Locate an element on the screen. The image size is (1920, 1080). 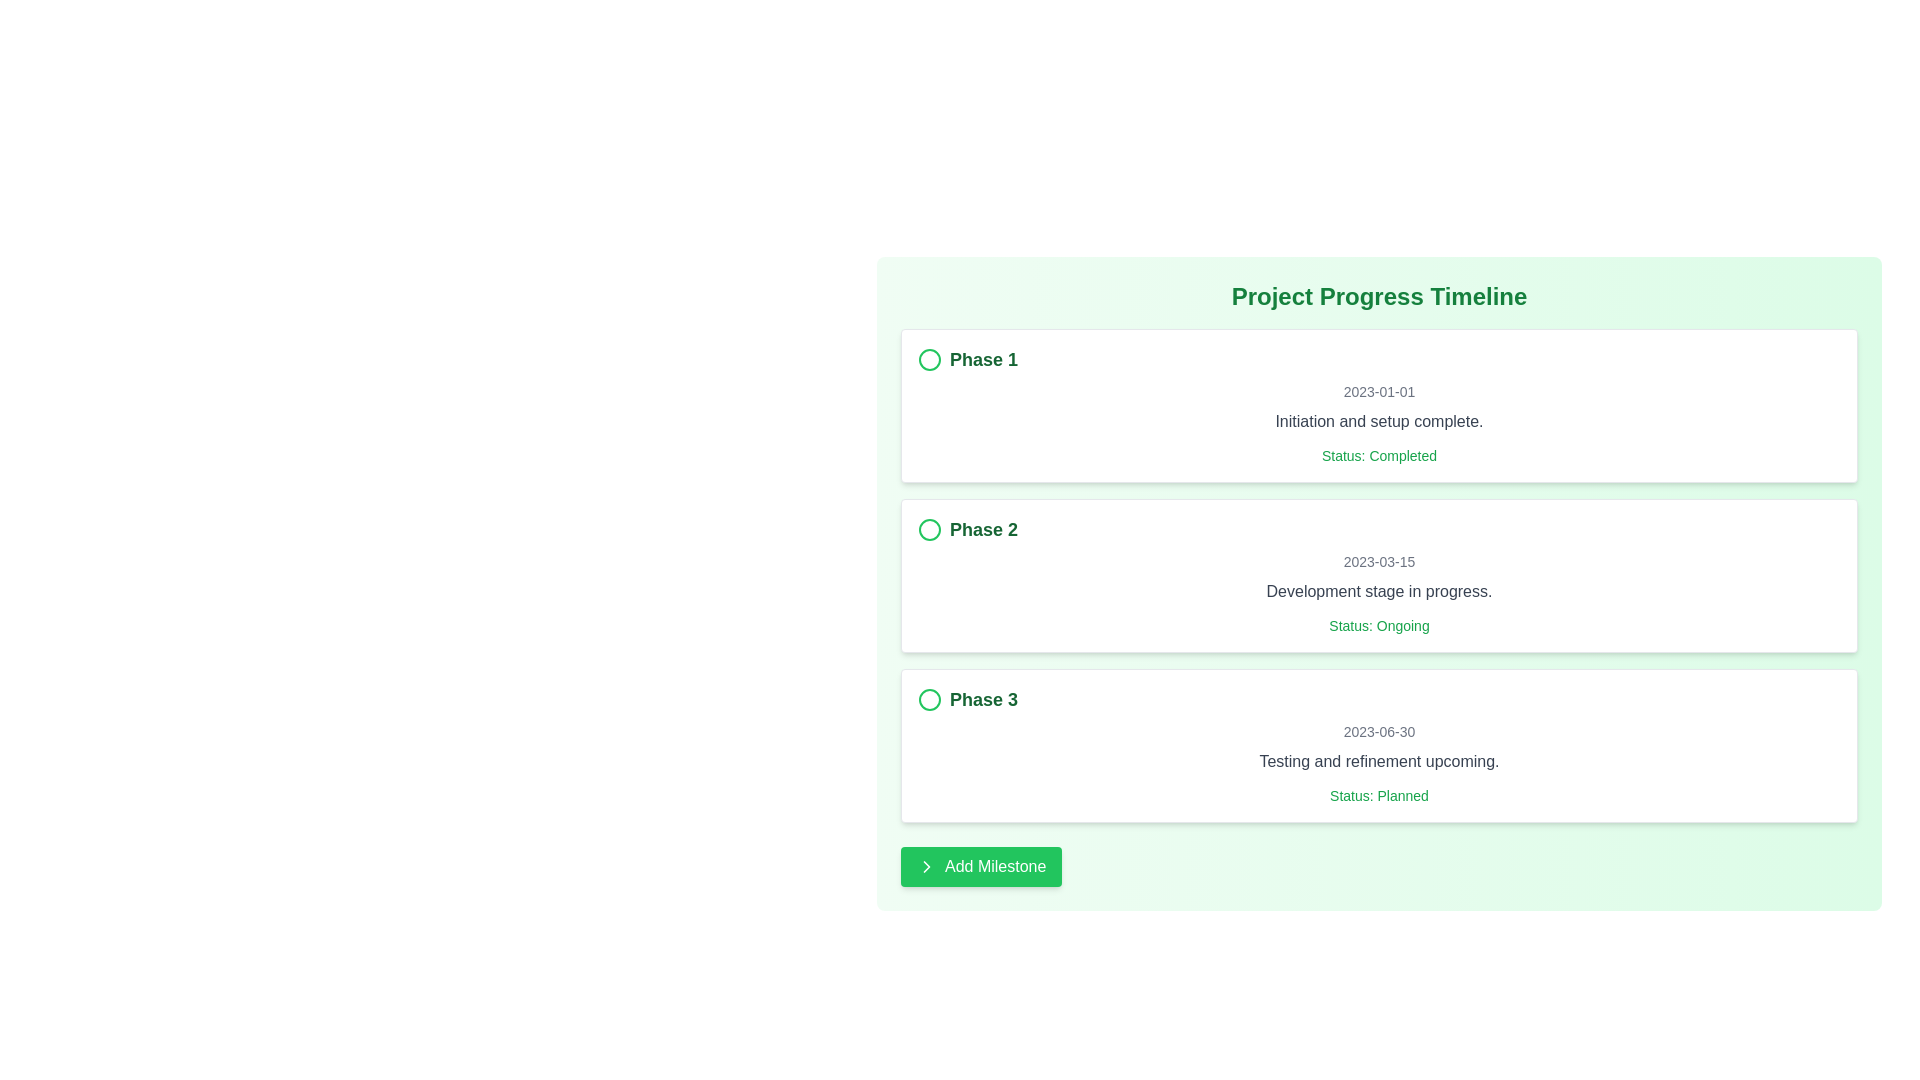
the chevron icon located within the 'Add Milestone' button at the bottom of the interface, which indicates forward navigation for confirming a milestone addition is located at coordinates (925, 866).